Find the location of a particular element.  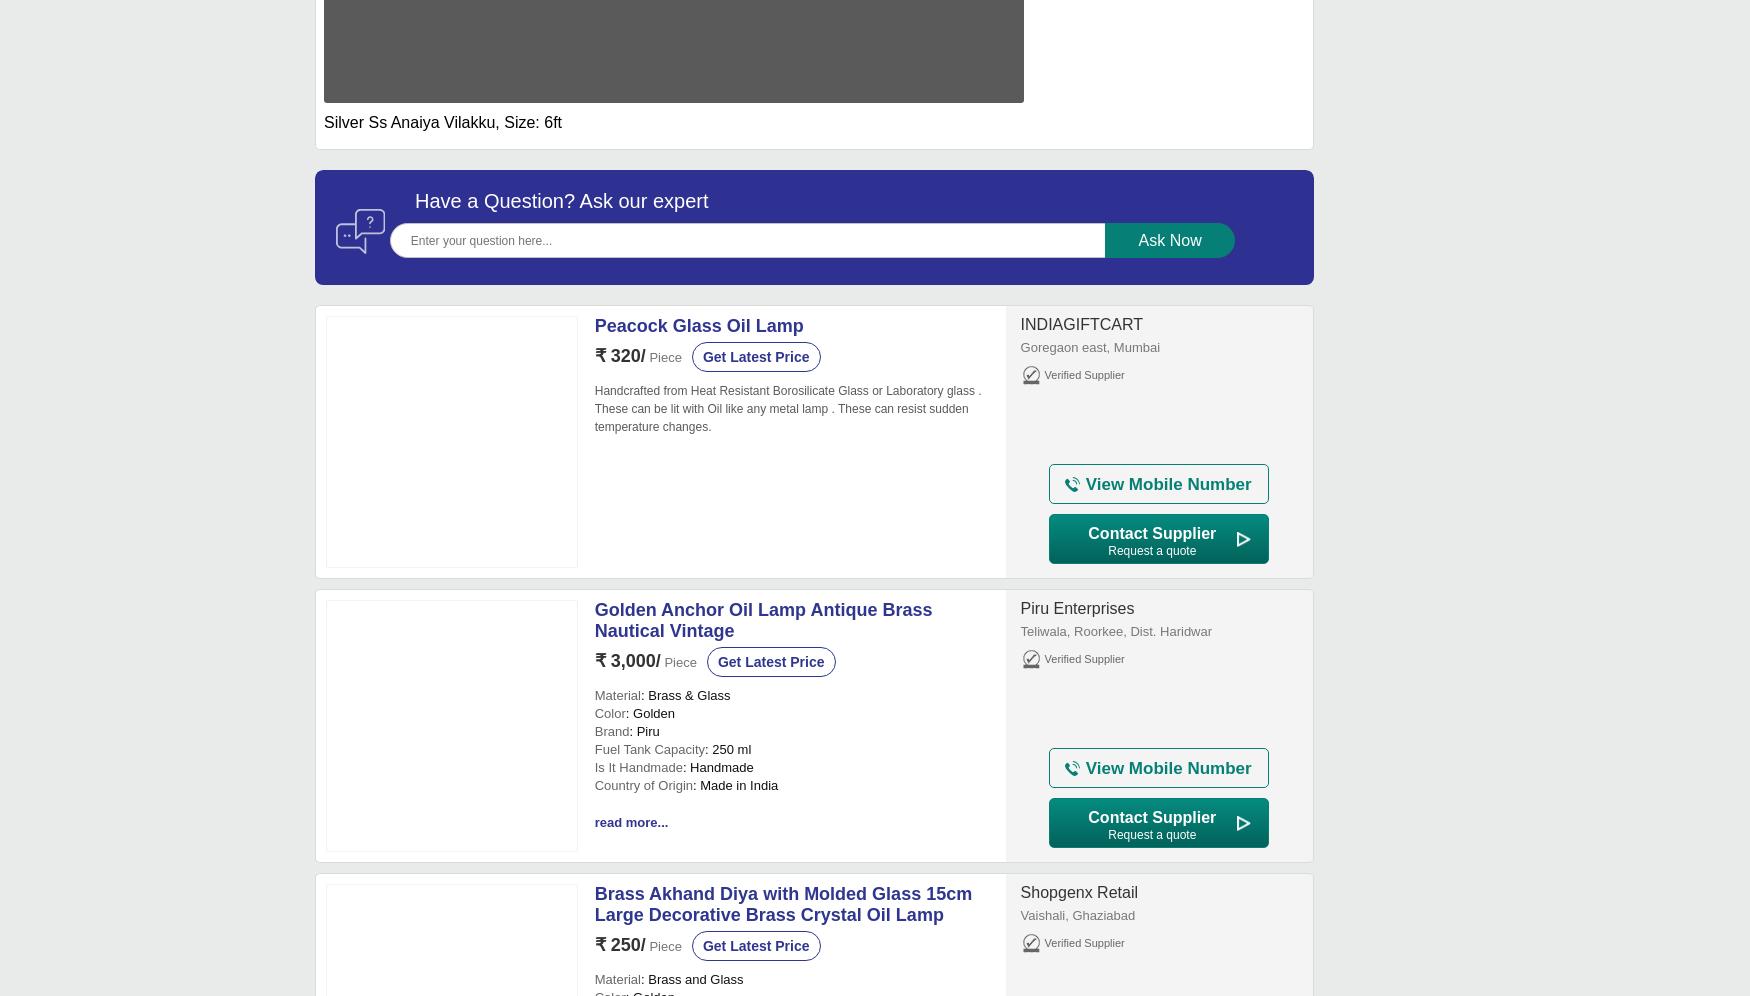

'Goregaon east, Mumbai' is located at coordinates (1019, 347).